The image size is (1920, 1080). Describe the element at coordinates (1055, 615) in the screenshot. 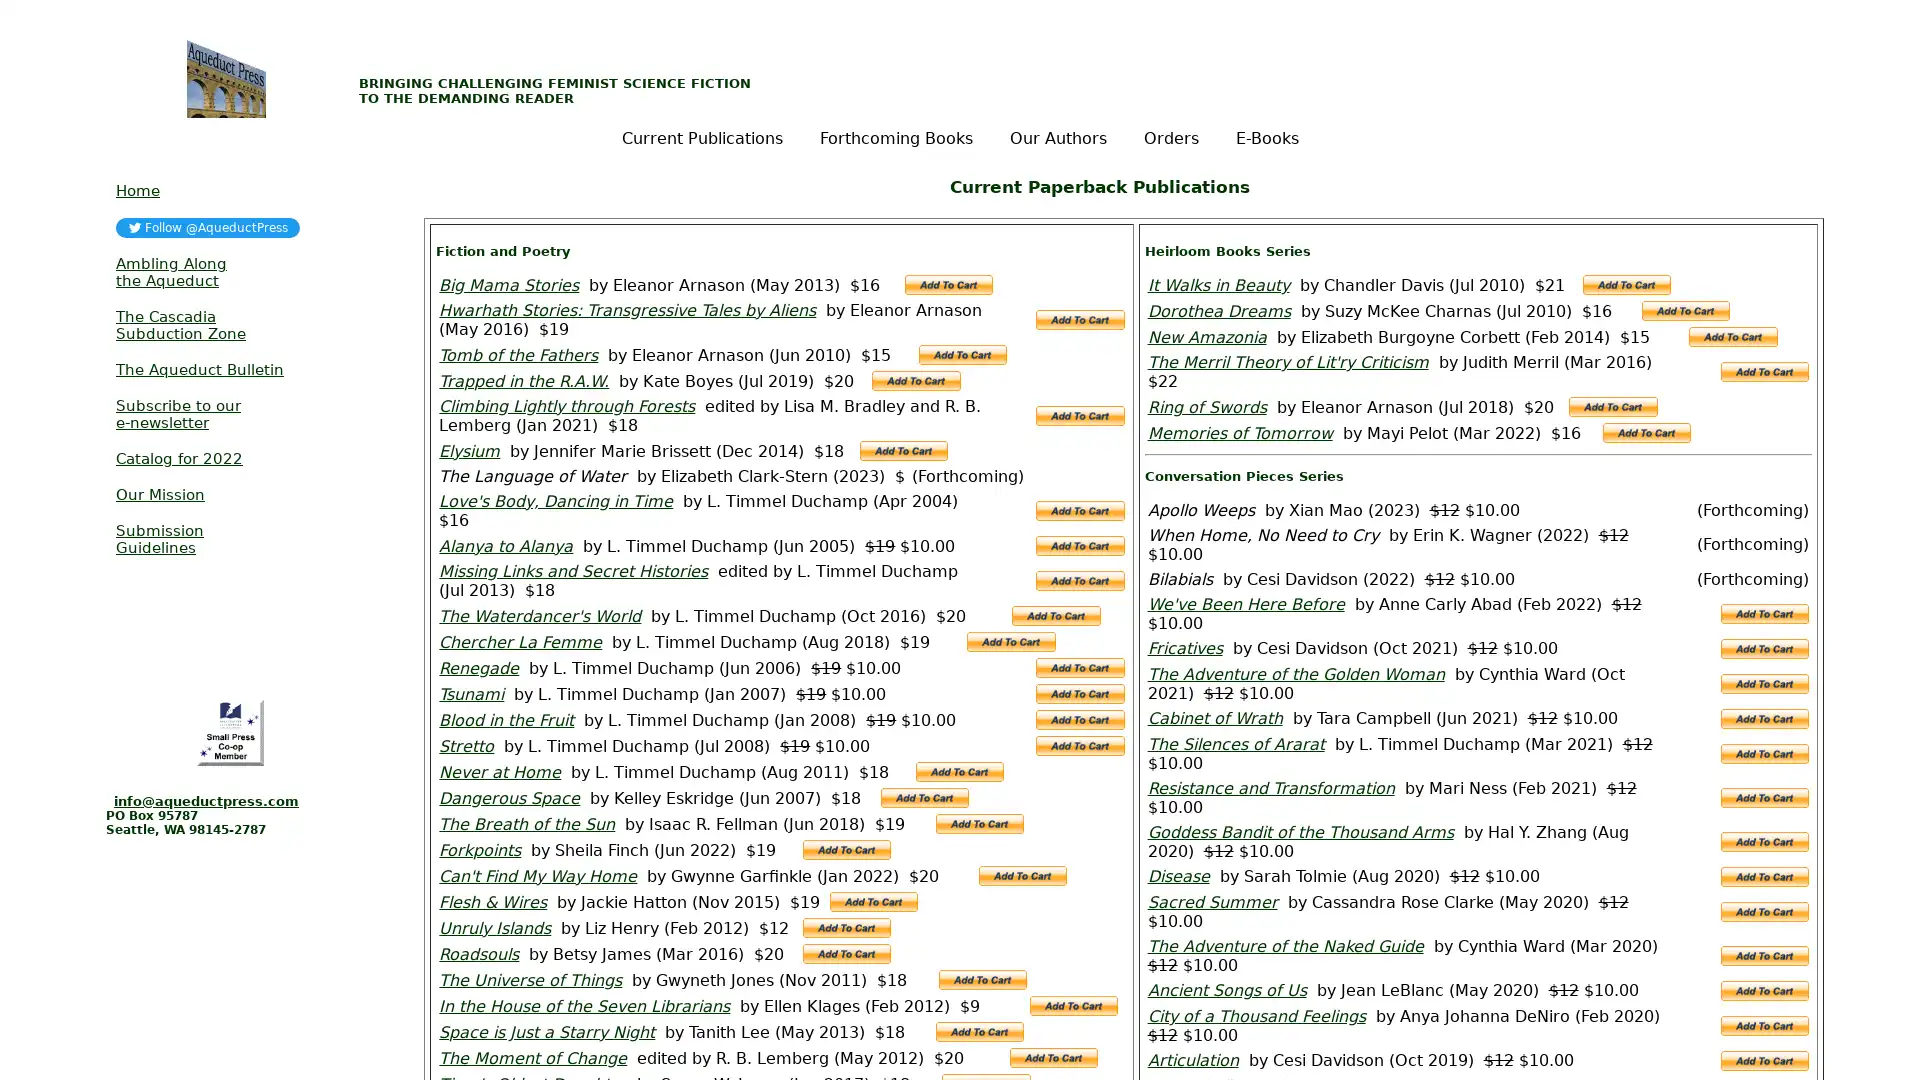

I see `Make payments with PayPal - it\'s fast, free and secure!` at that location.